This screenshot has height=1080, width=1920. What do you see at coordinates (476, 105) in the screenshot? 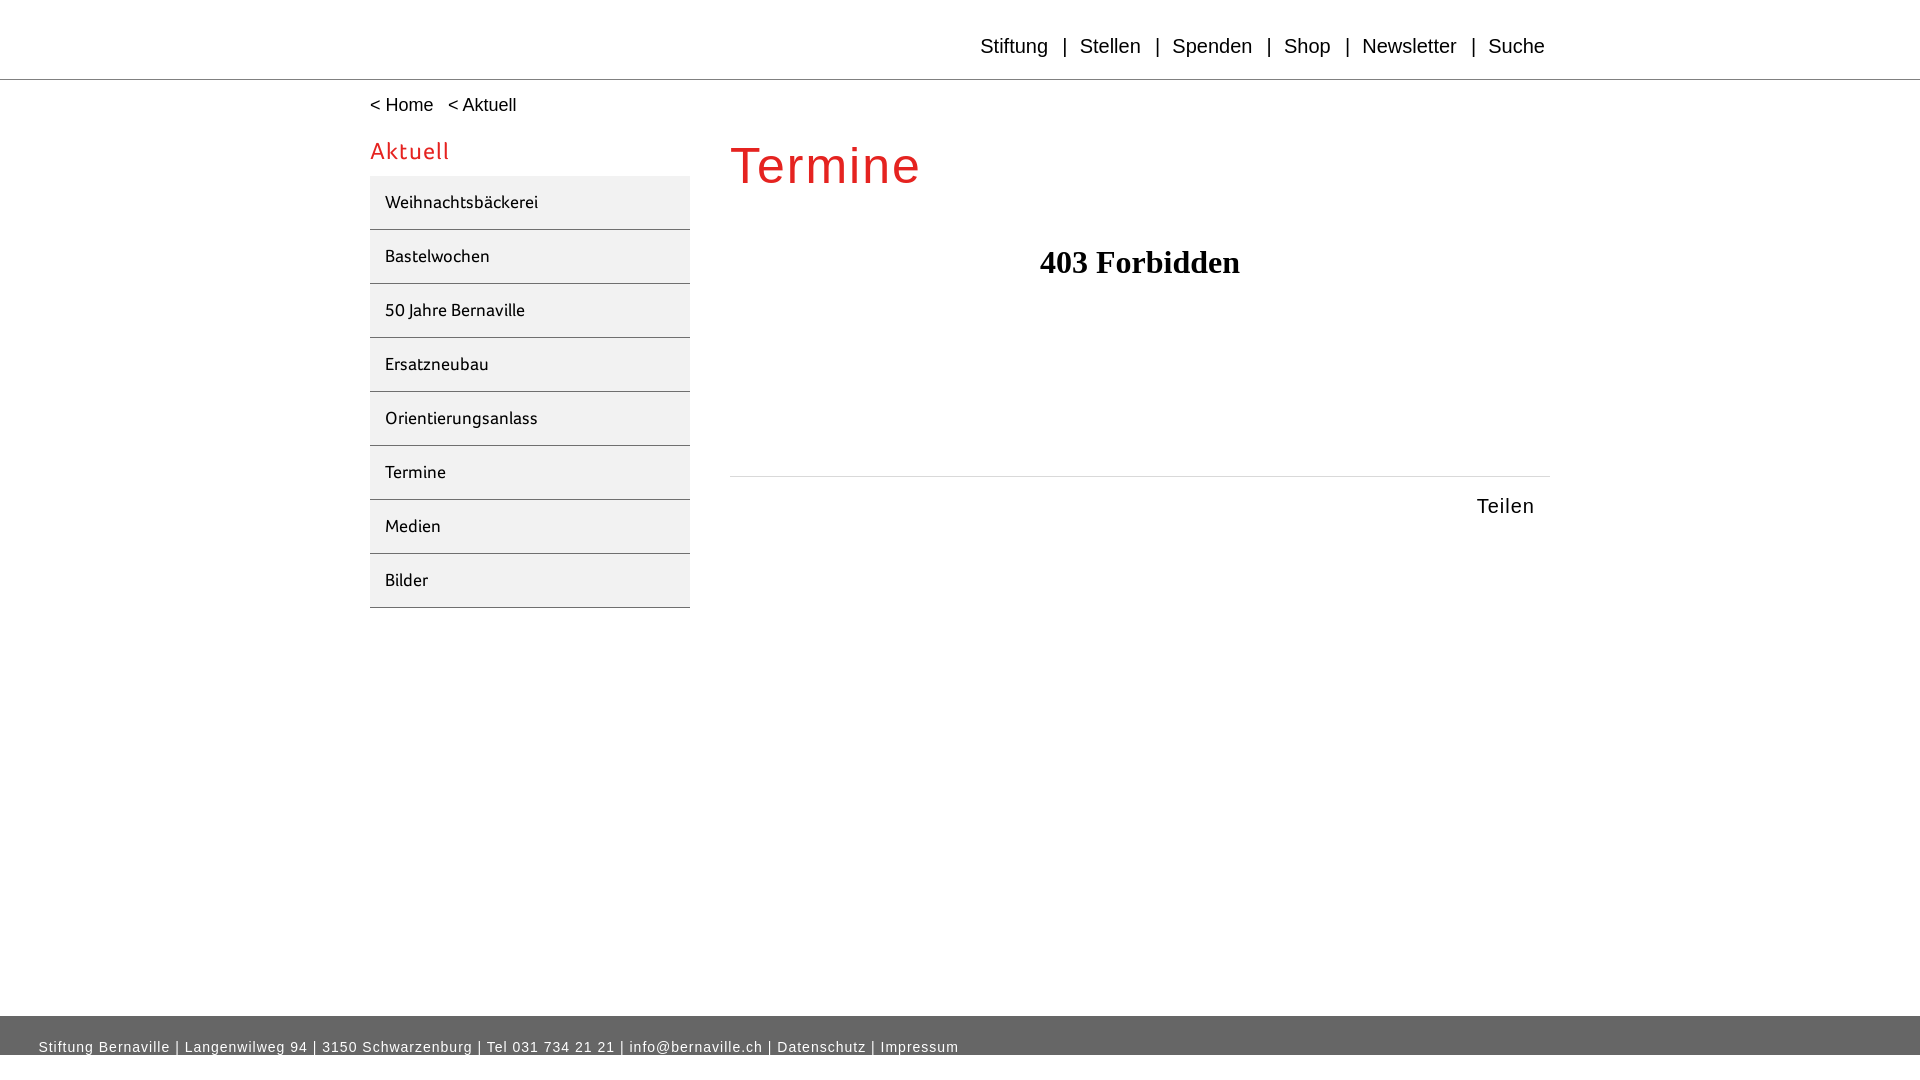
I see `'< Aktuell'` at bounding box center [476, 105].